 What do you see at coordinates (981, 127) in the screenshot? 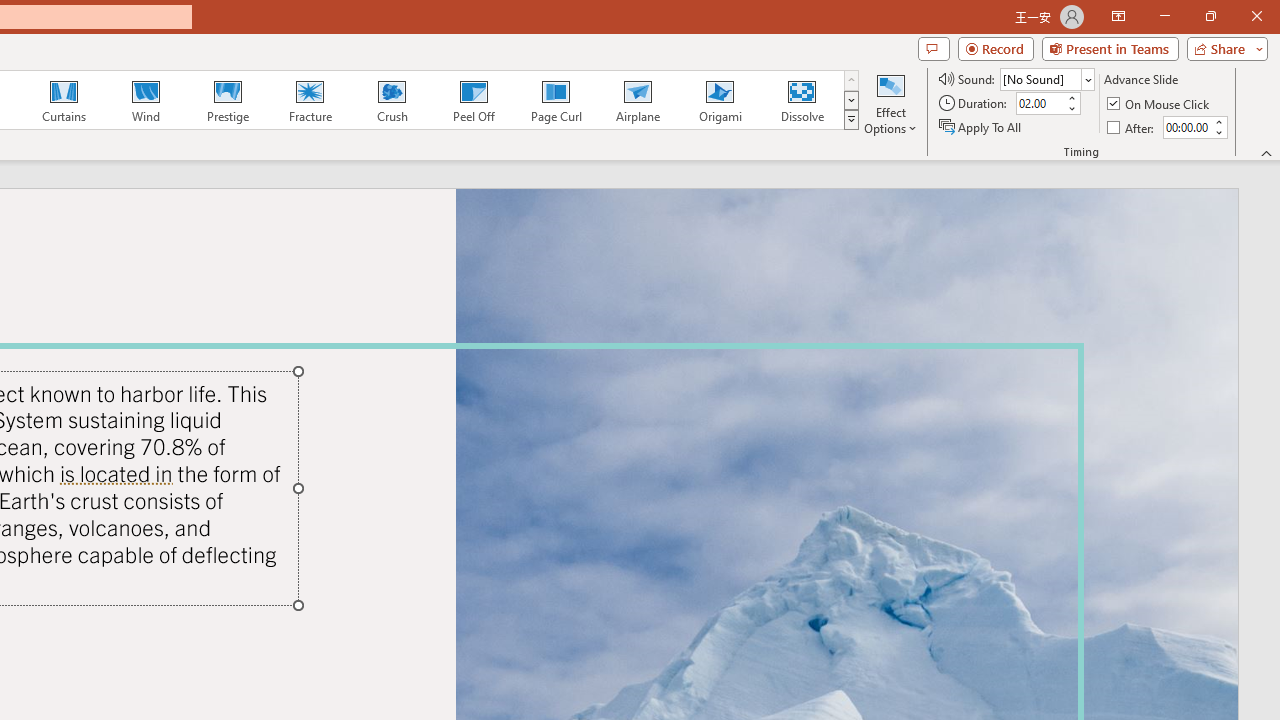
I see `'Apply To All'` at bounding box center [981, 127].